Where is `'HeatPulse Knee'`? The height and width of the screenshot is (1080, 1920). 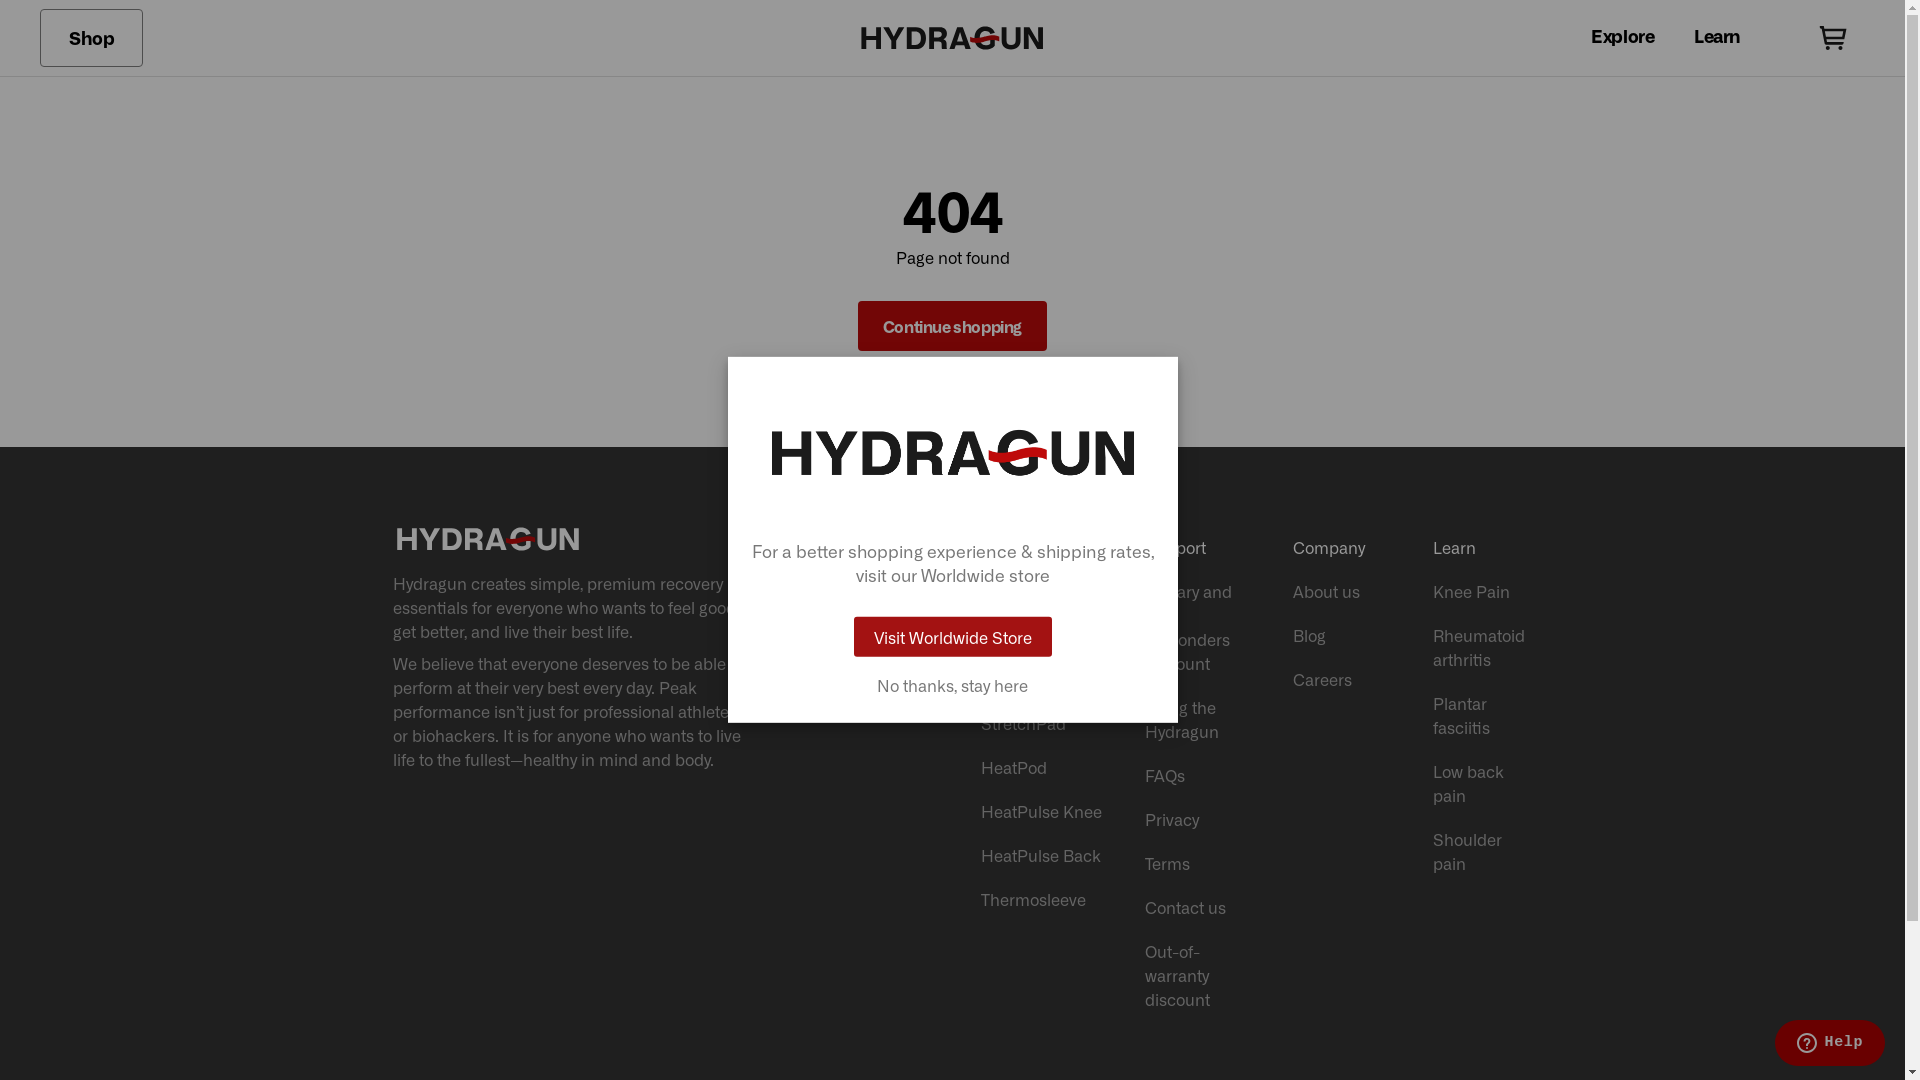 'HeatPulse Knee' is located at coordinates (979, 810).